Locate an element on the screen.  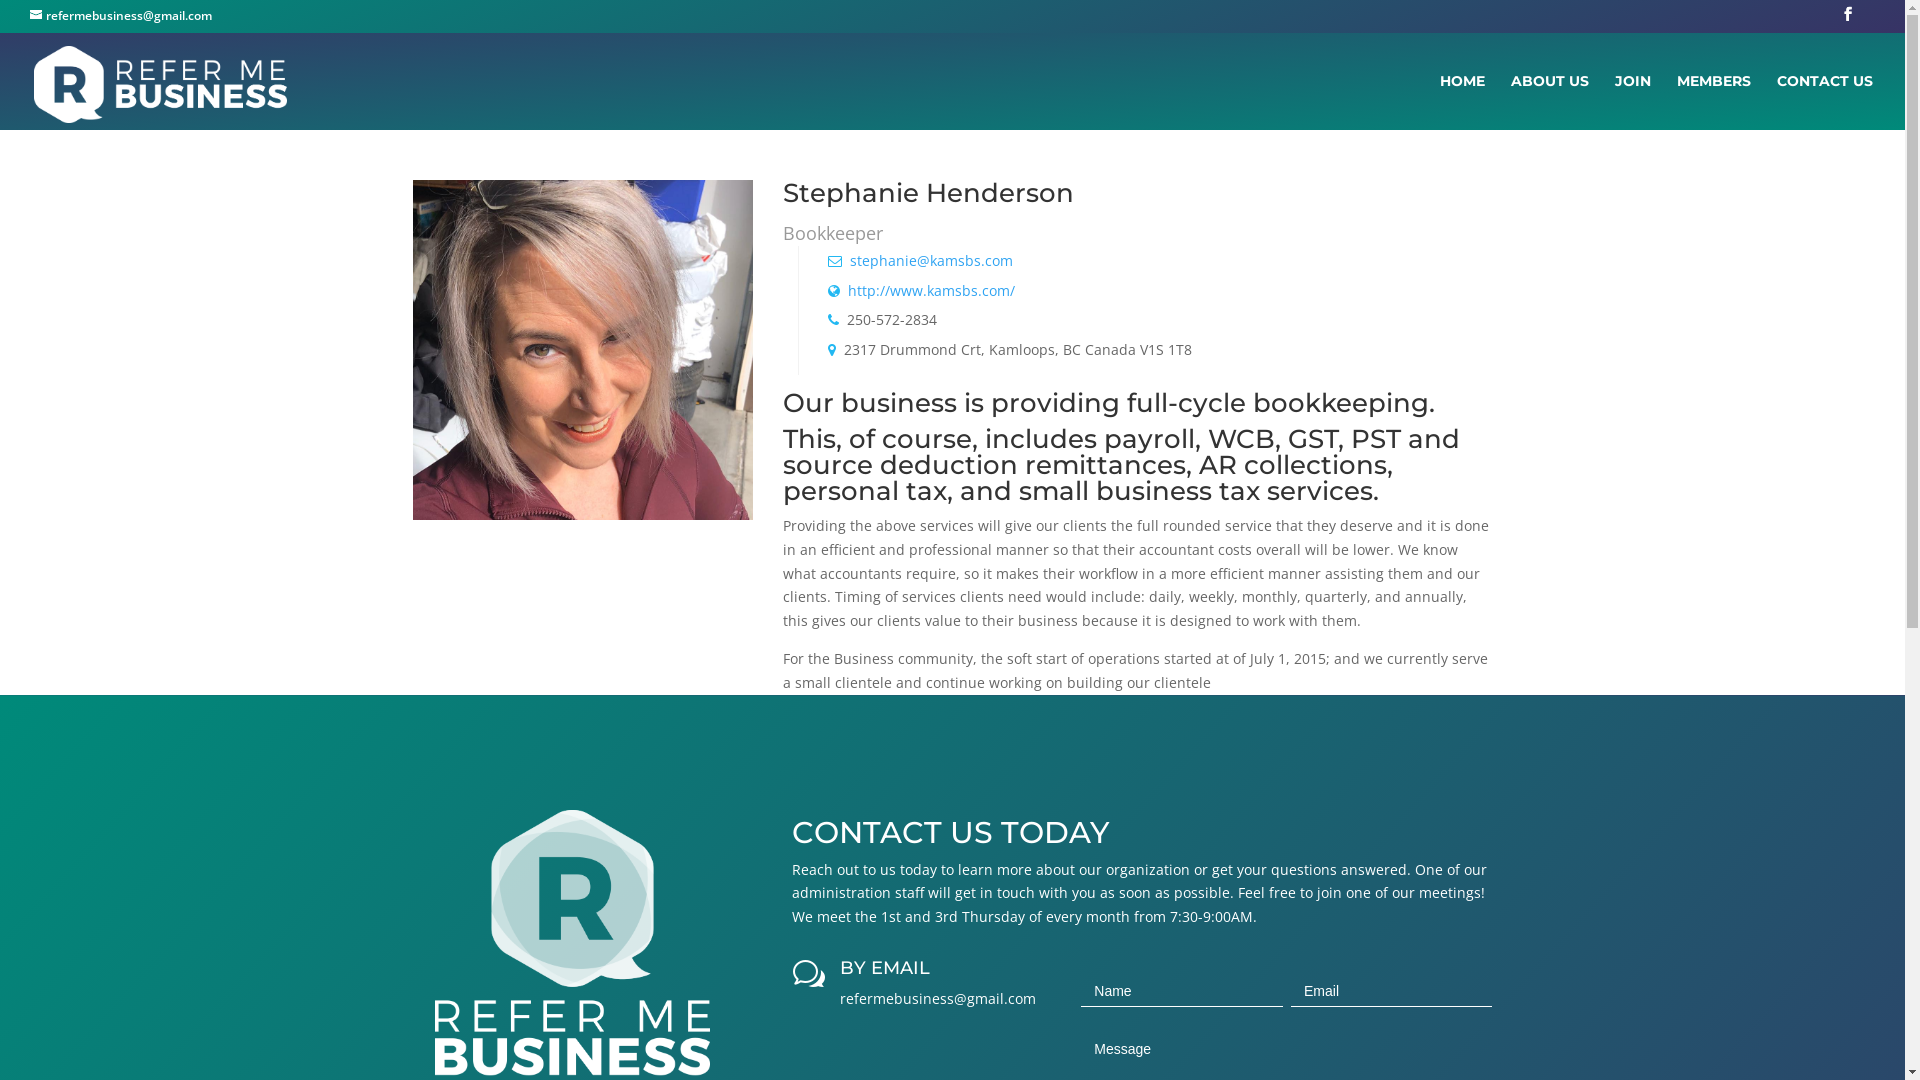
'http://www.kamsbs.com/' is located at coordinates (848, 290).